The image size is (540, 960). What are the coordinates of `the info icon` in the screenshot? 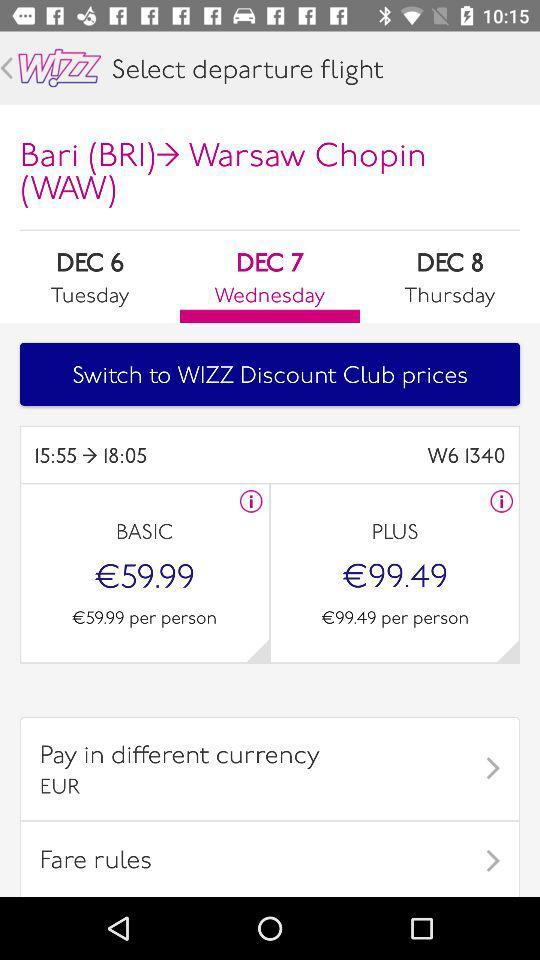 It's located at (500, 500).